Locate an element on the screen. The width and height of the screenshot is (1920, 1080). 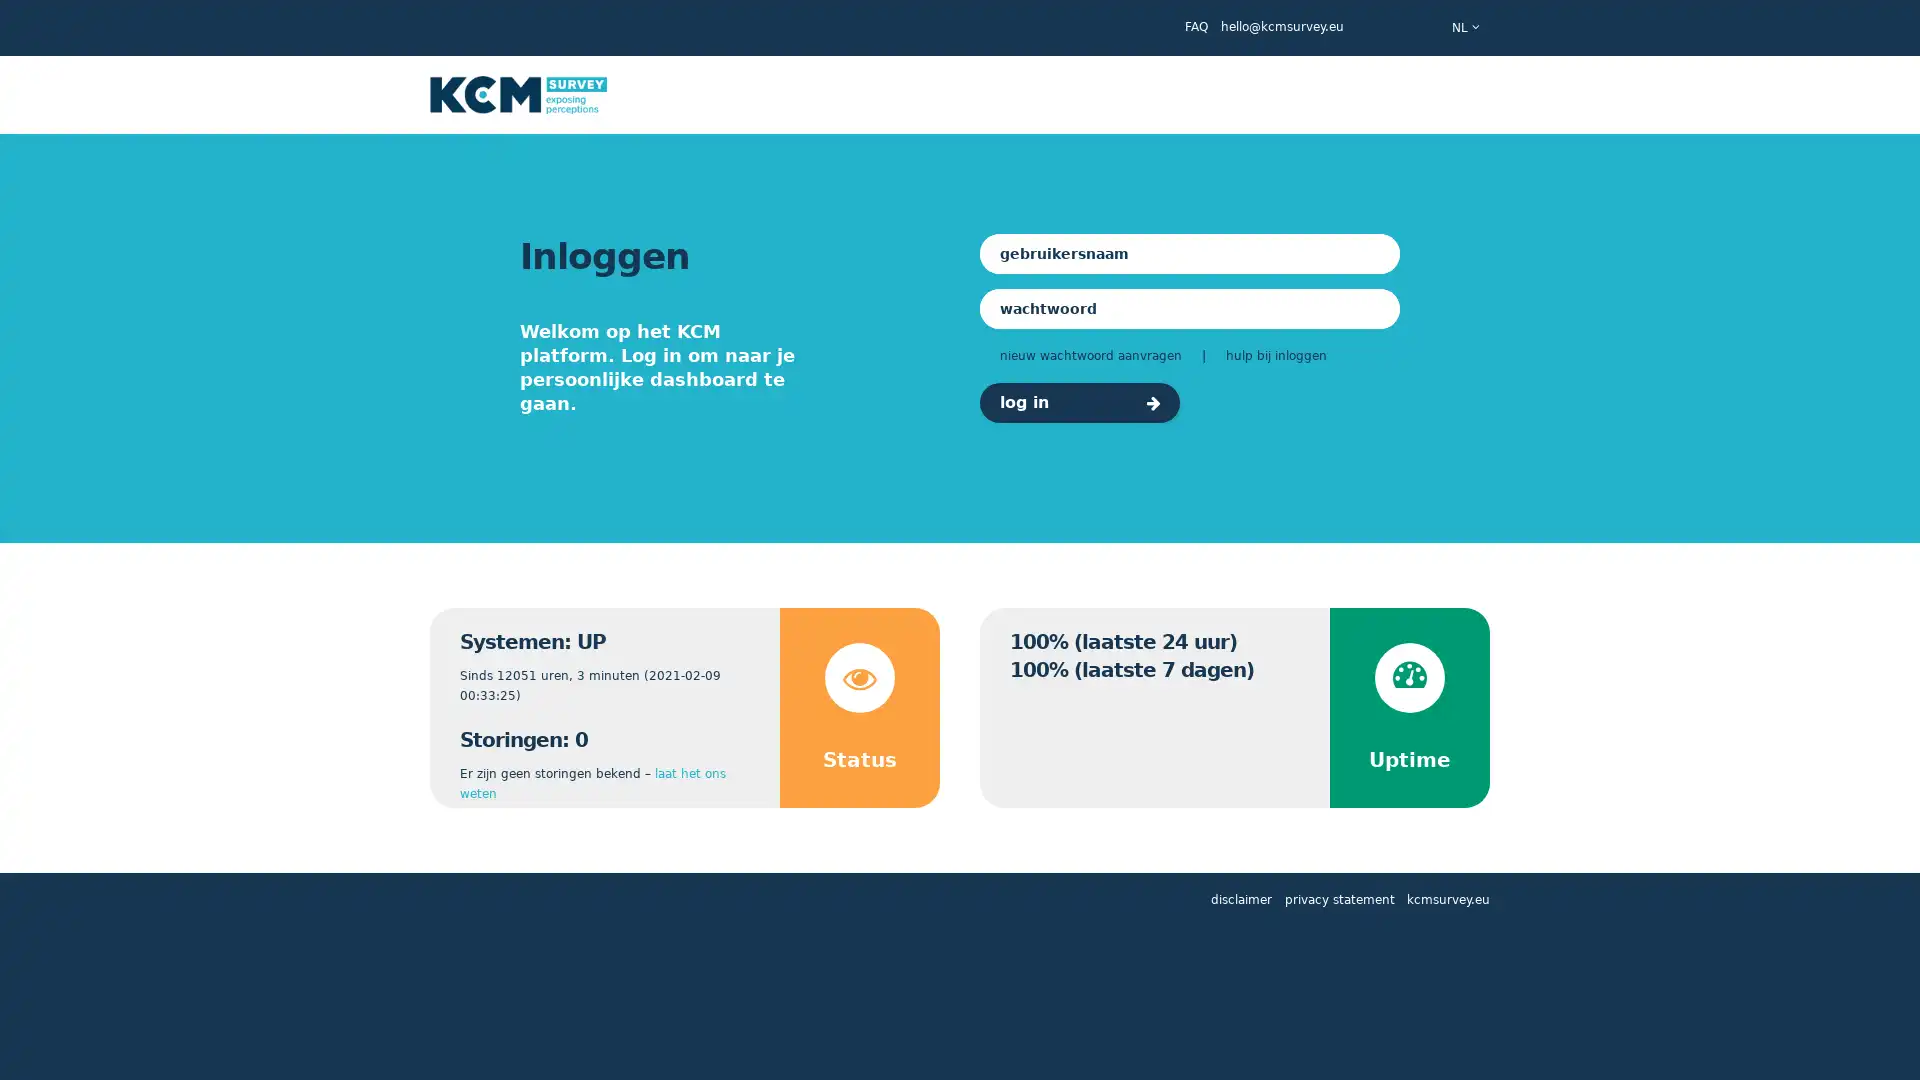
log in is located at coordinates (1079, 401).